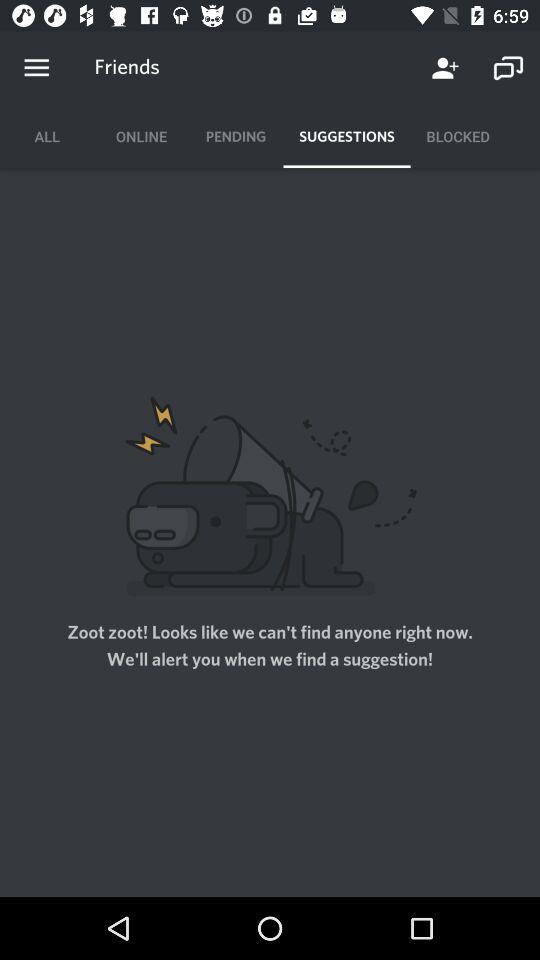  What do you see at coordinates (508, 68) in the screenshot?
I see `the icon above blocked` at bounding box center [508, 68].